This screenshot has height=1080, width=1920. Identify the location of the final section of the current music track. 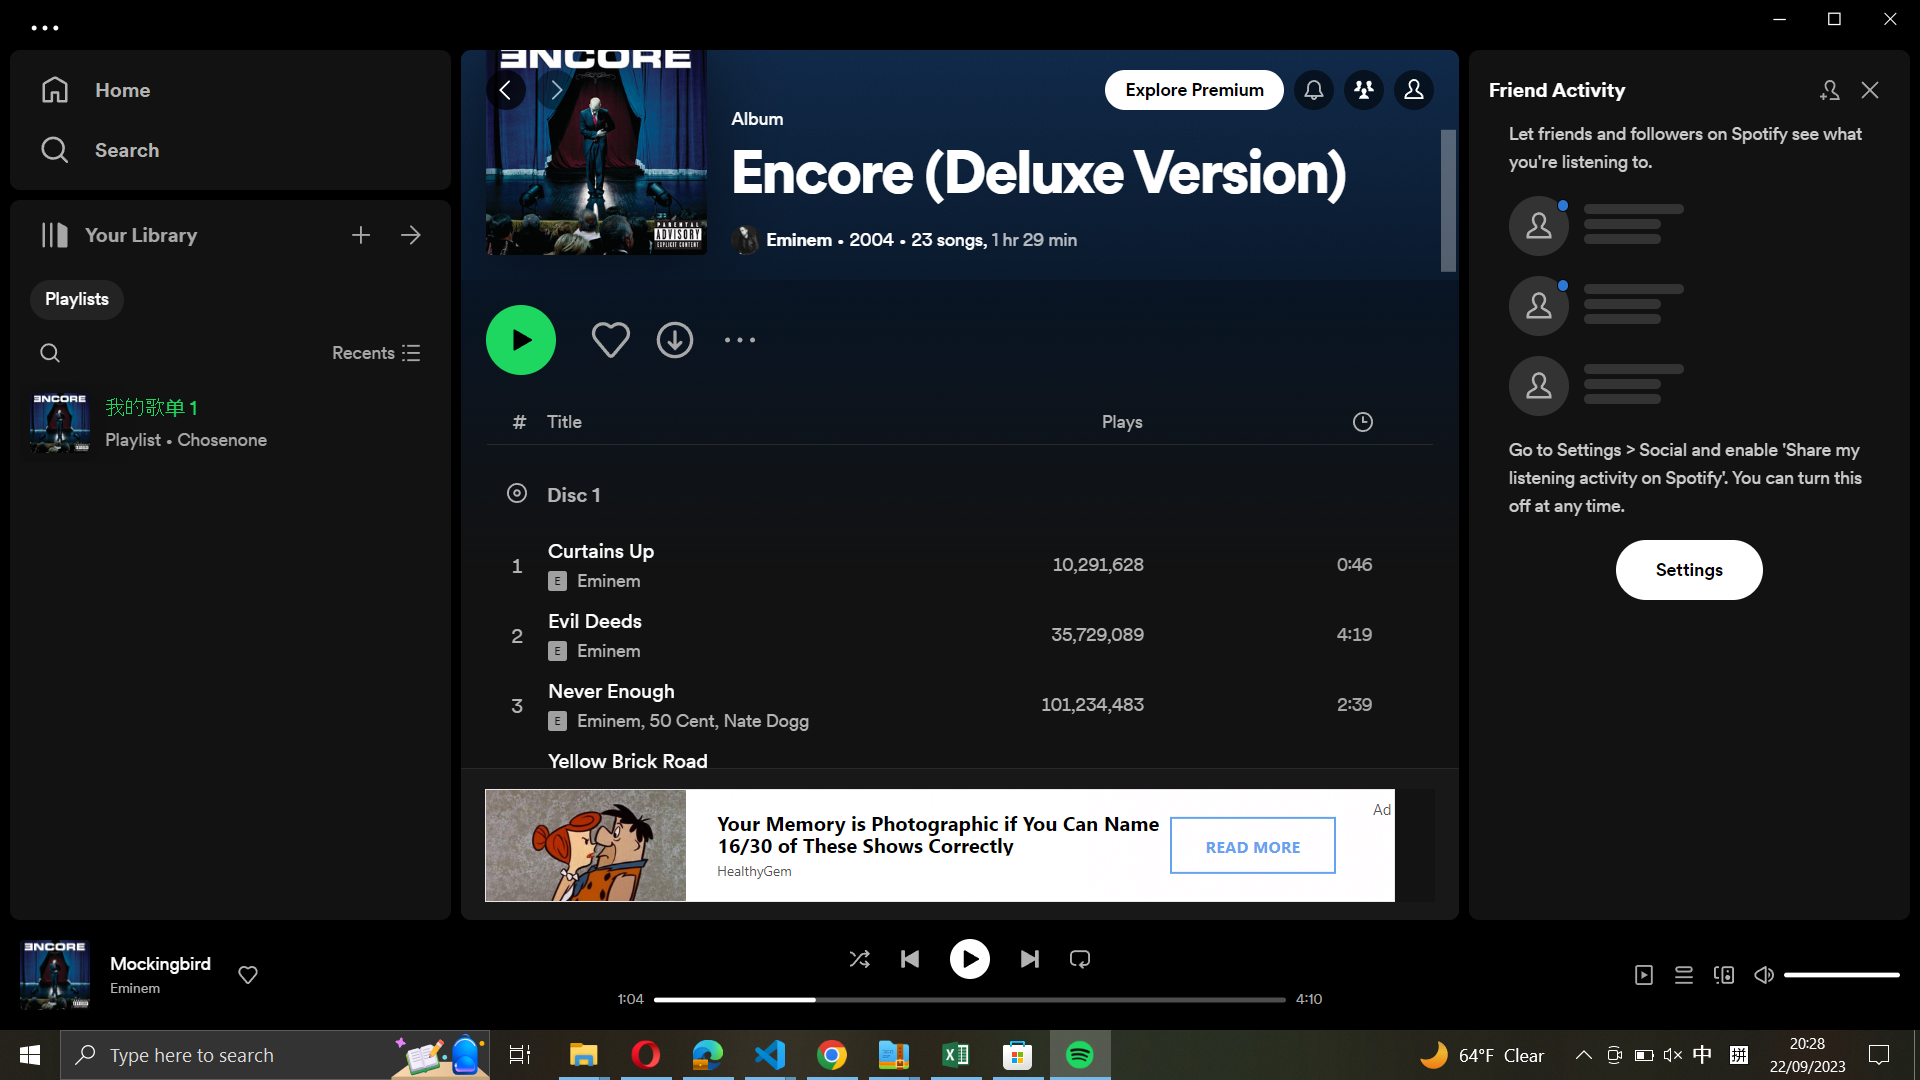
(1272, 1002).